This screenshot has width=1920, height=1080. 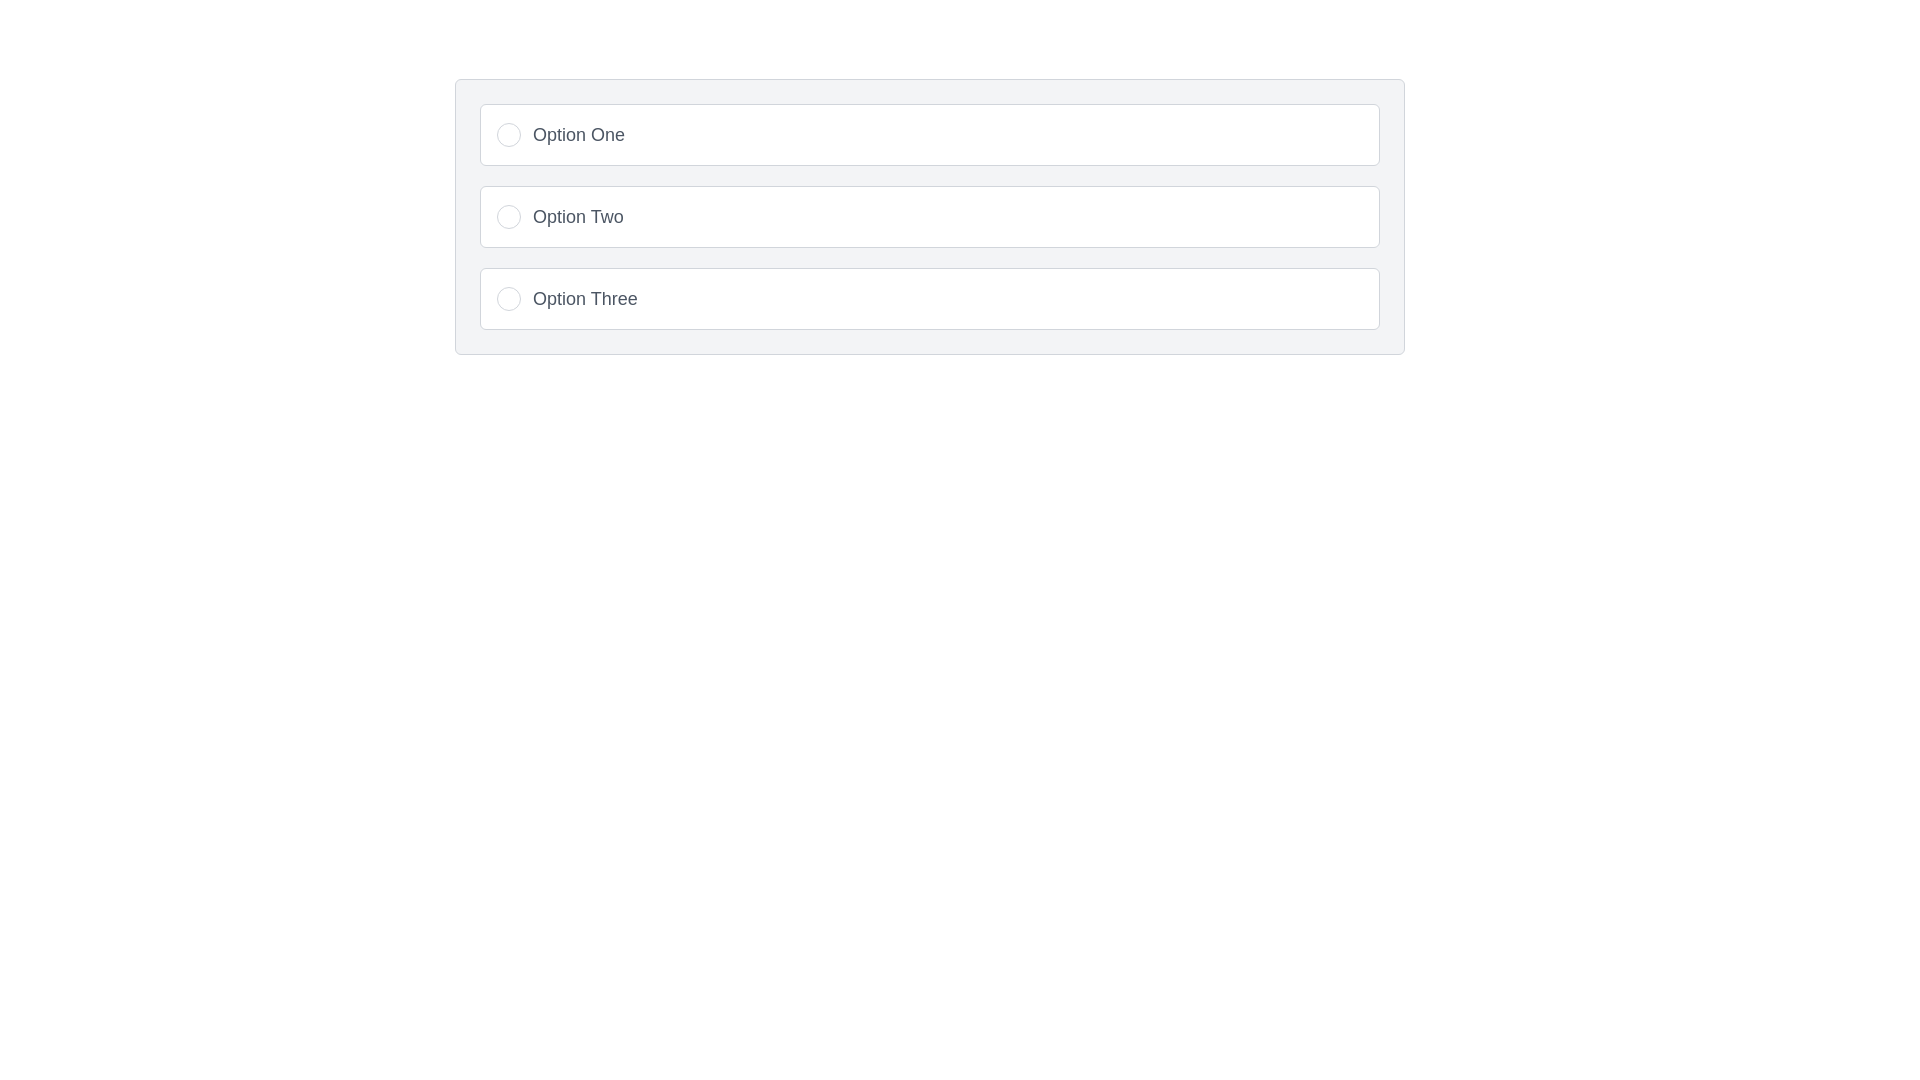 What do you see at coordinates (508, 299) in the screenshot?
I see `the radio button indicator for 'Option Three'` at bounding box center [508, 299].